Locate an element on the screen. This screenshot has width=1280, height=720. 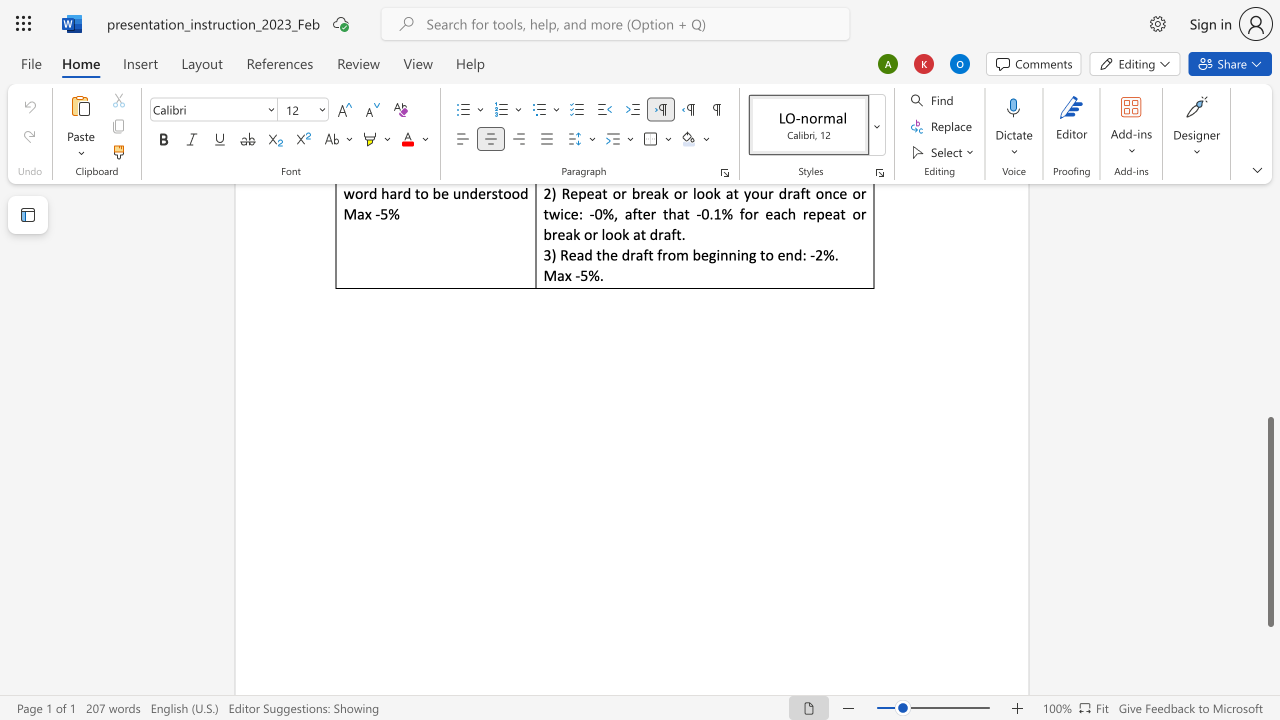
the right-hand scrollbar to ascend the page is located at coordinates (1269, 328).